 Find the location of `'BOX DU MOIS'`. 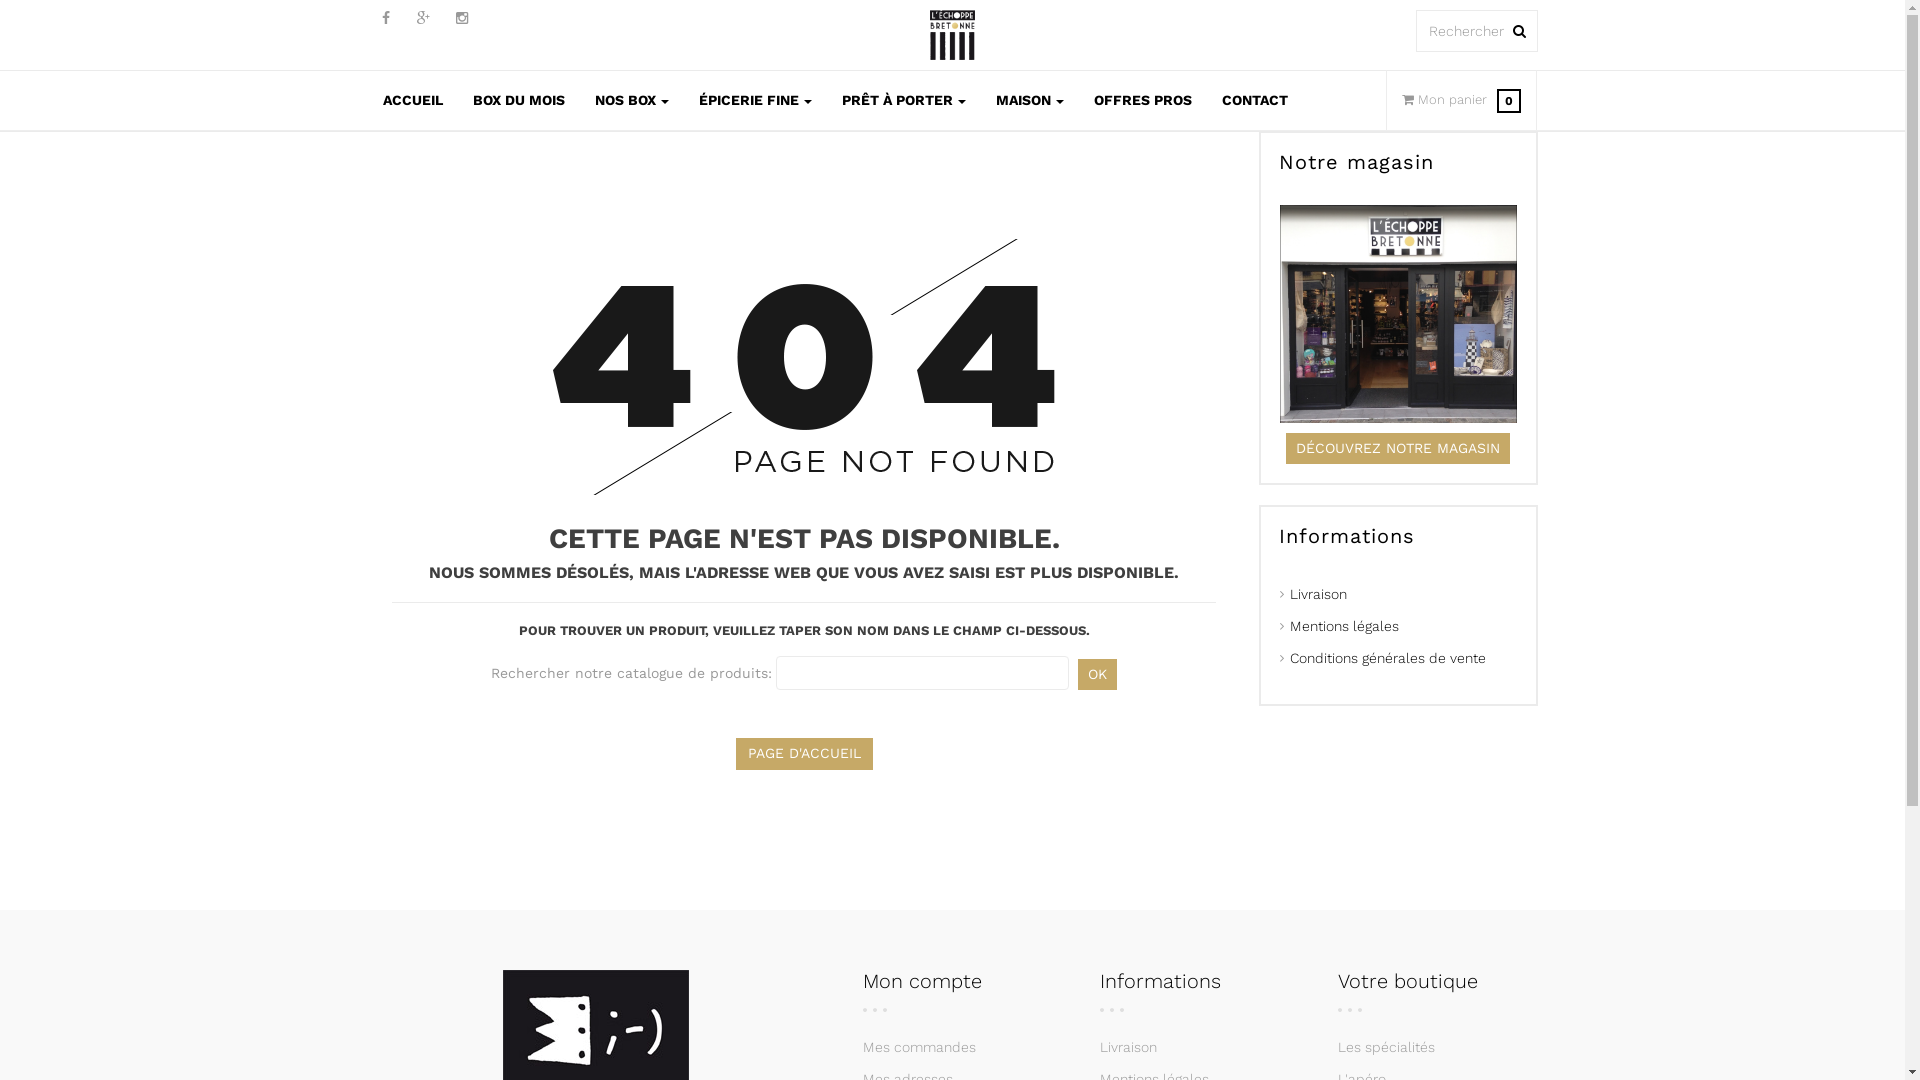

'BOX DU MOIS' is located at coordinates (518, 100).